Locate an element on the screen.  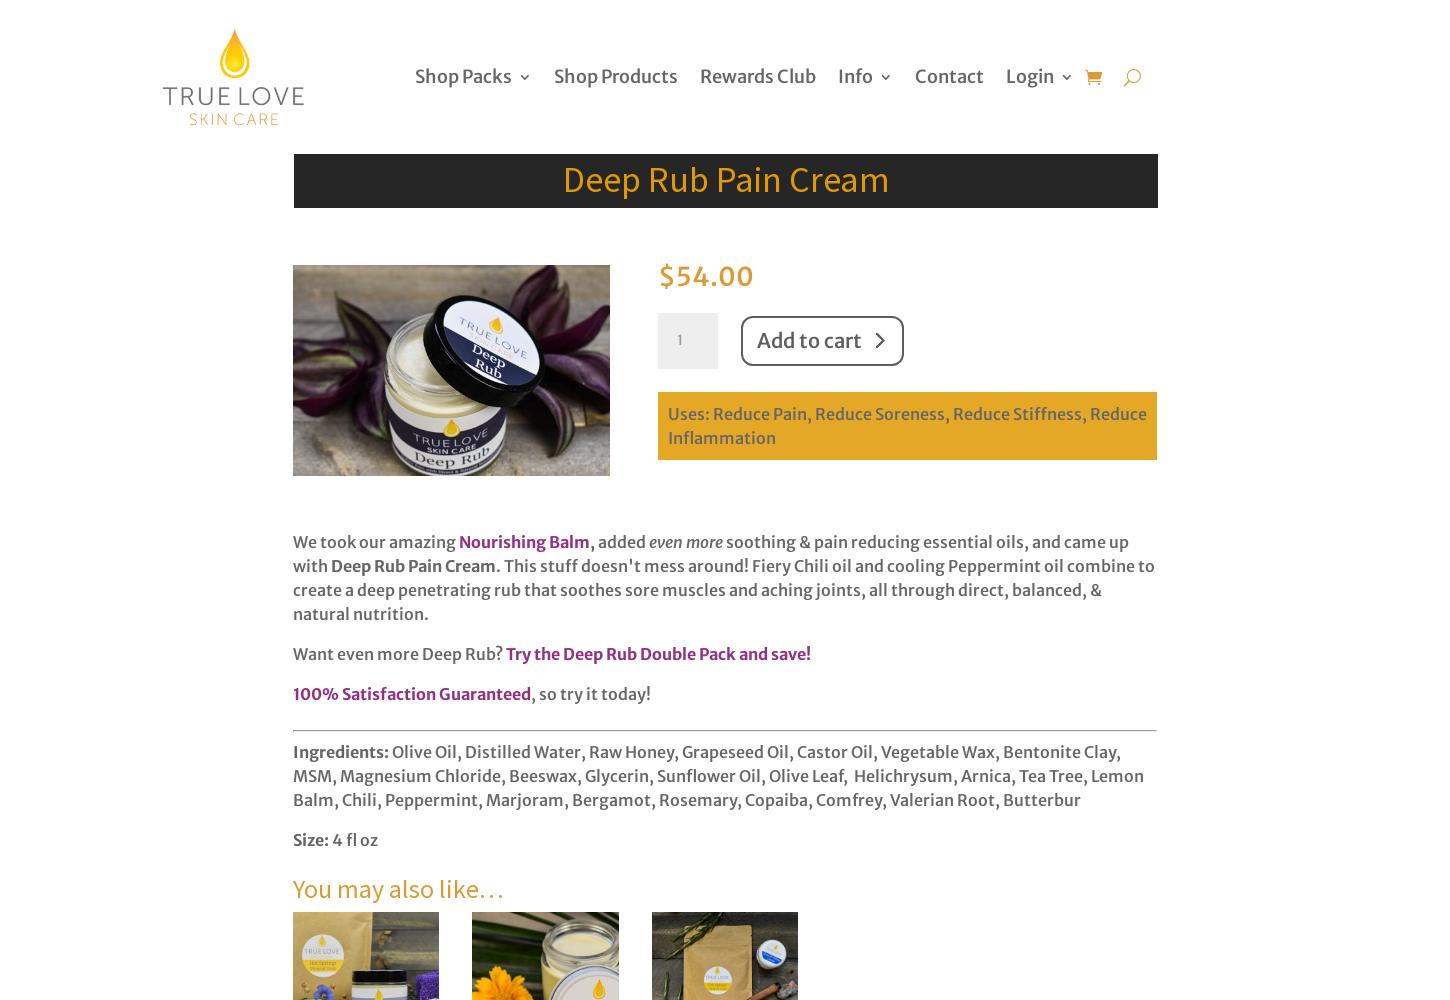
'4 fl oz' is located at coordinates (353, 839).